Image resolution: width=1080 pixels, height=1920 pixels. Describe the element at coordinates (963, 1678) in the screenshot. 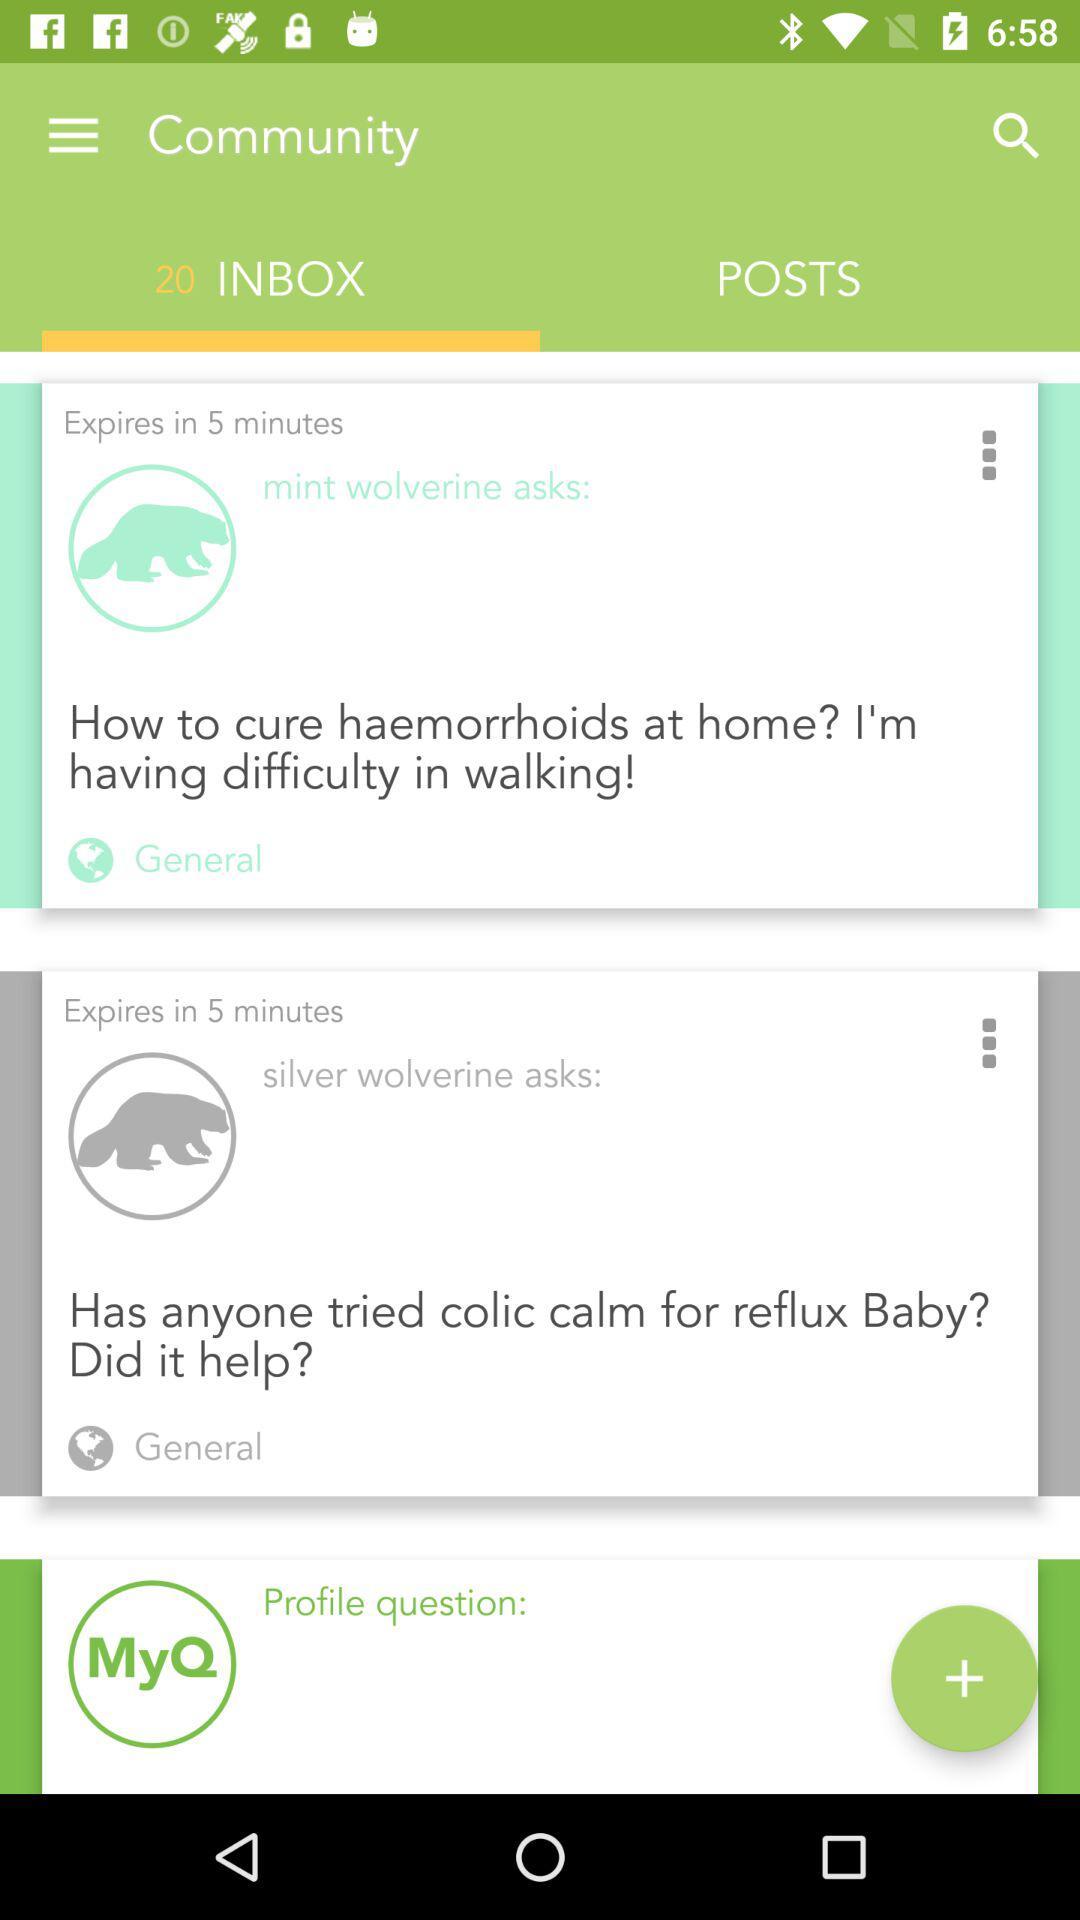

I see `icon to the right of the profile question:` at that location.